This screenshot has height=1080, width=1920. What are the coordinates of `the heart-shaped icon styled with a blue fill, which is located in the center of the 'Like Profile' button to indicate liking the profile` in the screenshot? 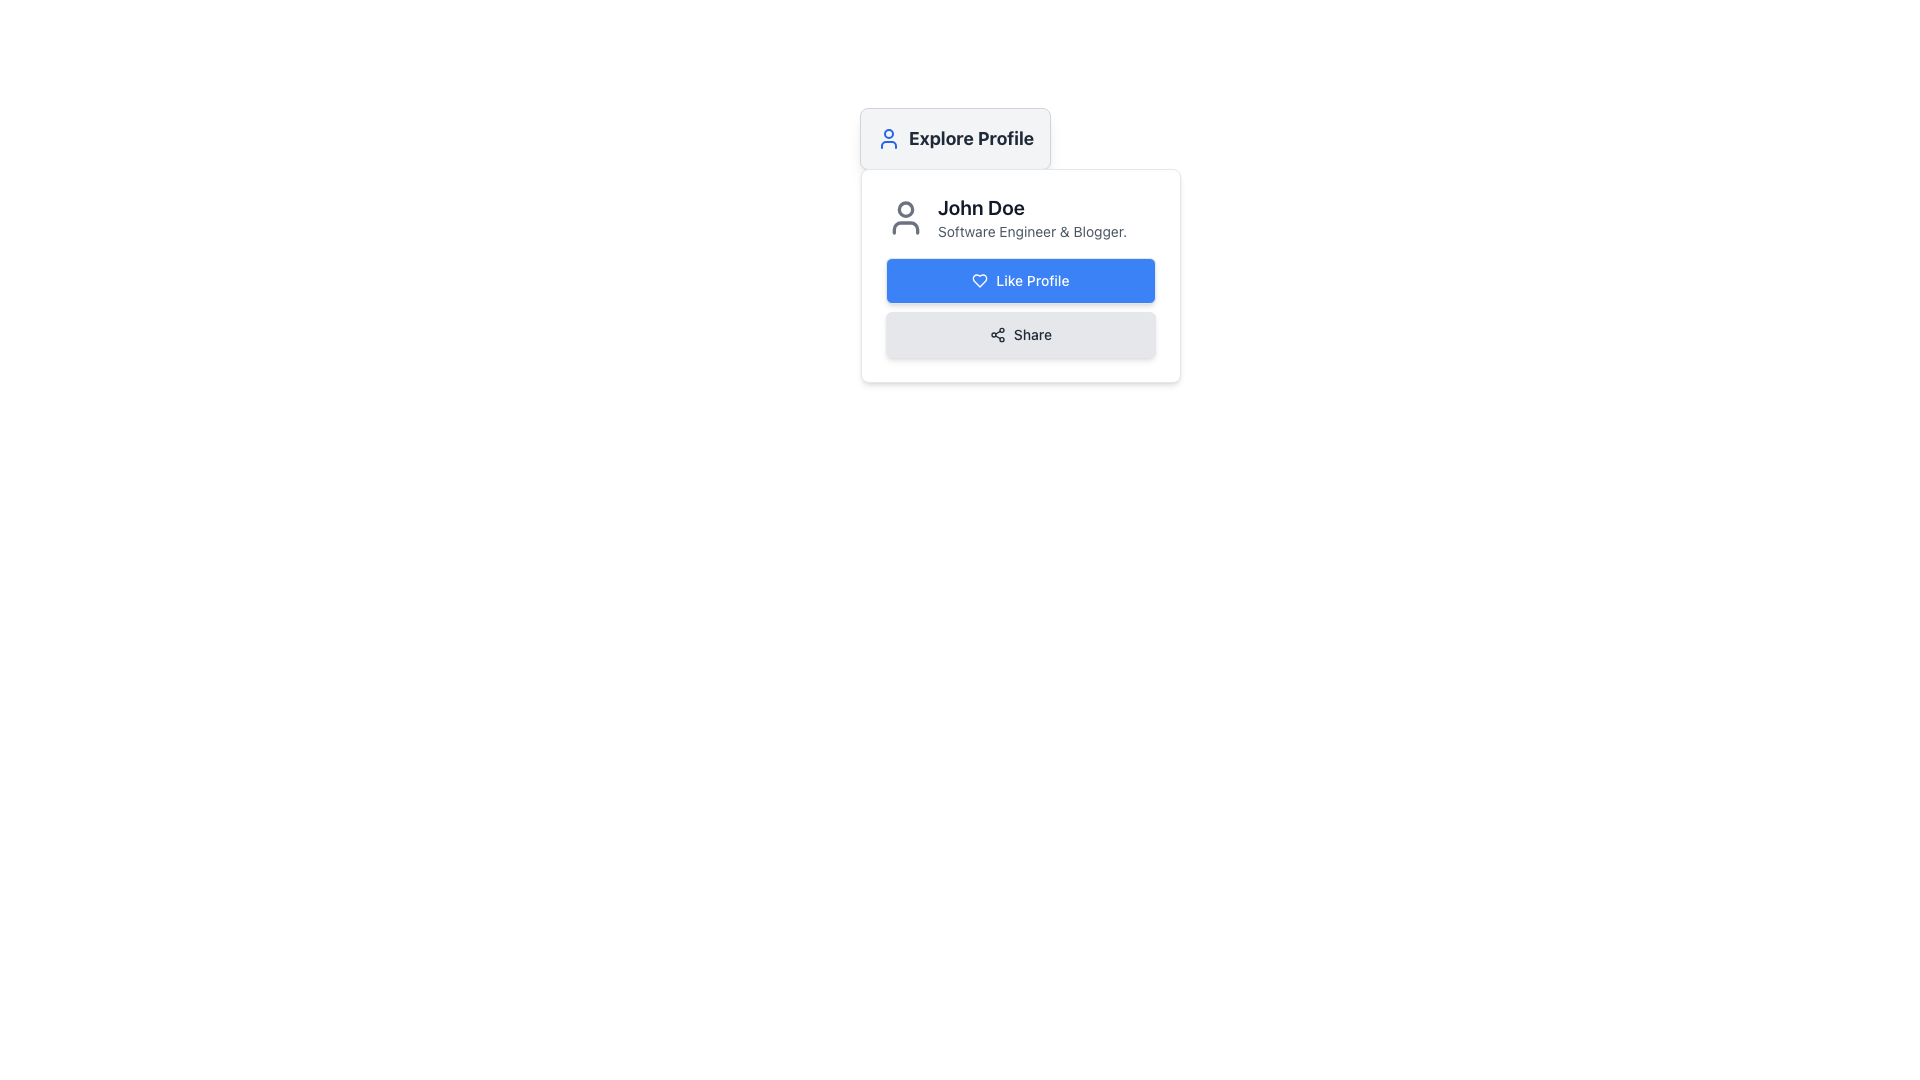 It's located at (980, 281).